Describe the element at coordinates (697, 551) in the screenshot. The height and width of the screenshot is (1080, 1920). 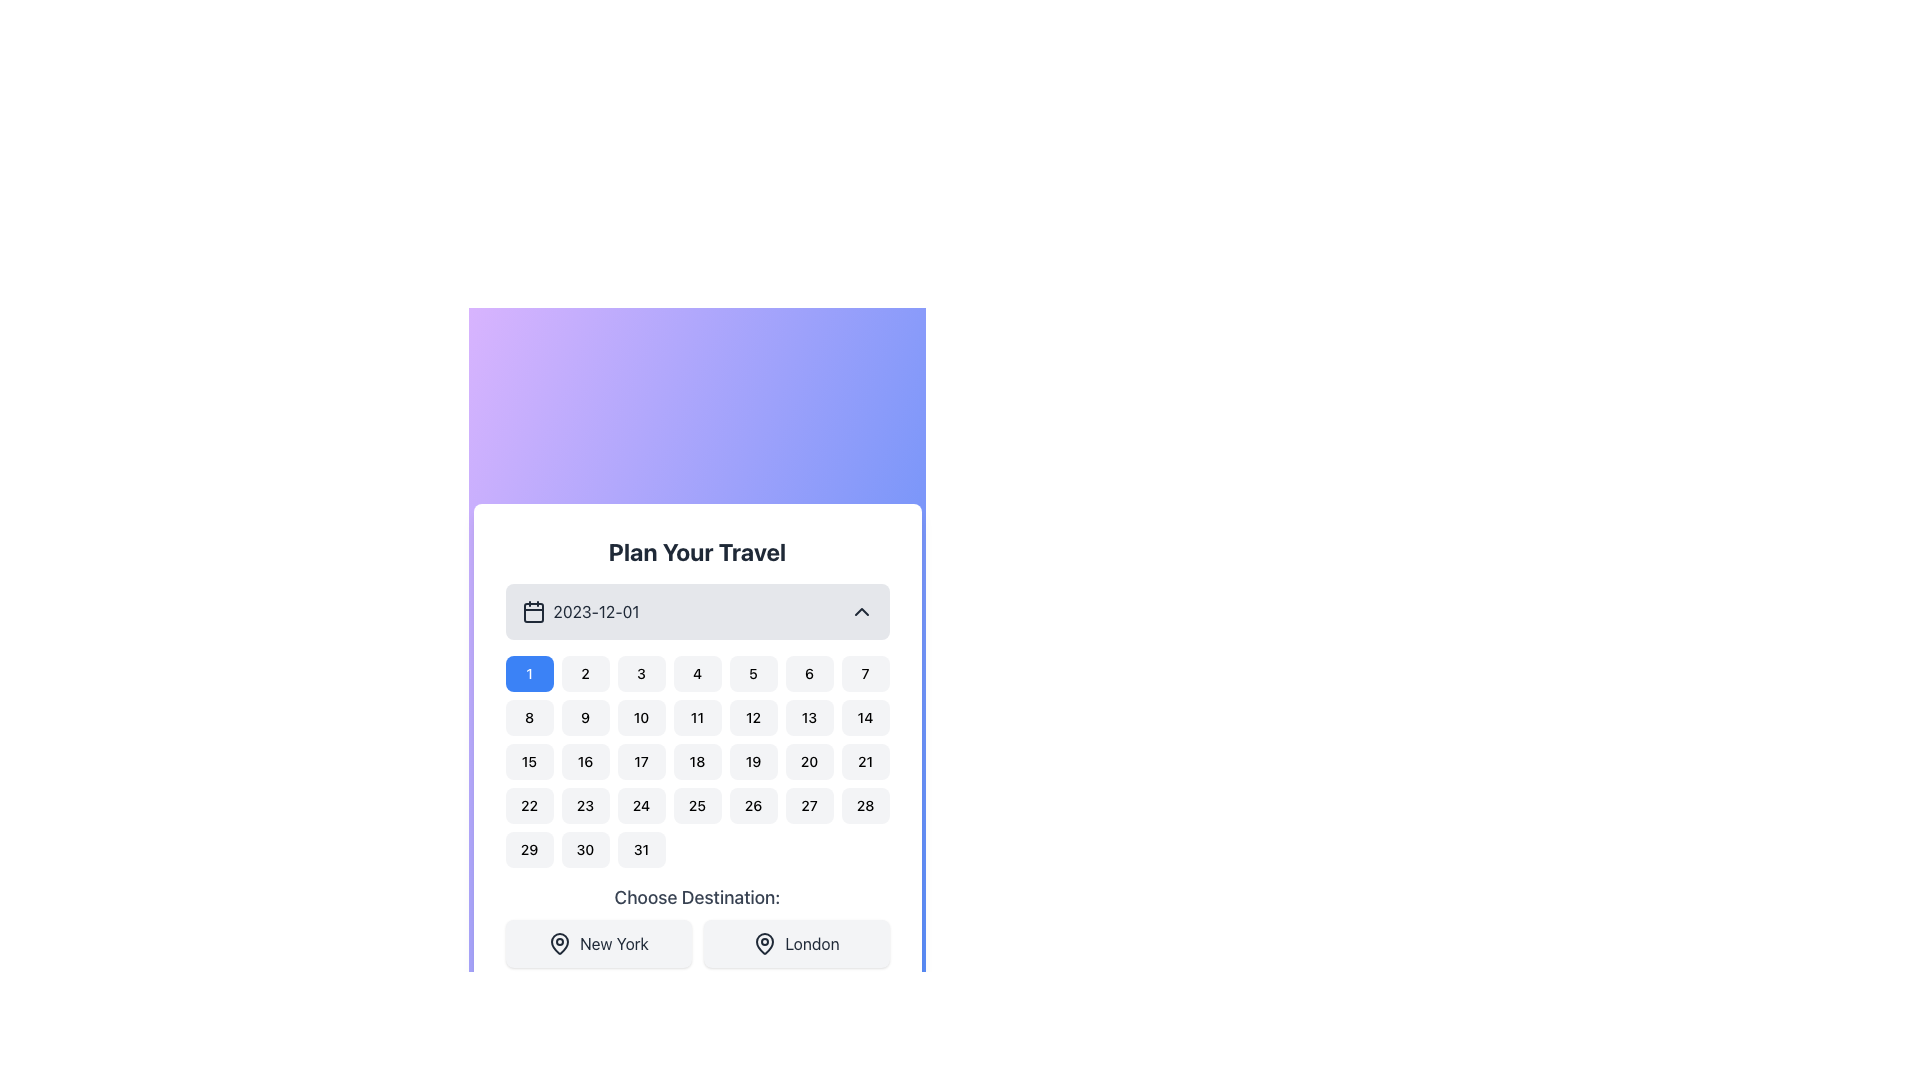
I see `the header text element reading 'Plan Your Travel', which is styled in bold and centered at the top of the travel planning interface card` at that location.